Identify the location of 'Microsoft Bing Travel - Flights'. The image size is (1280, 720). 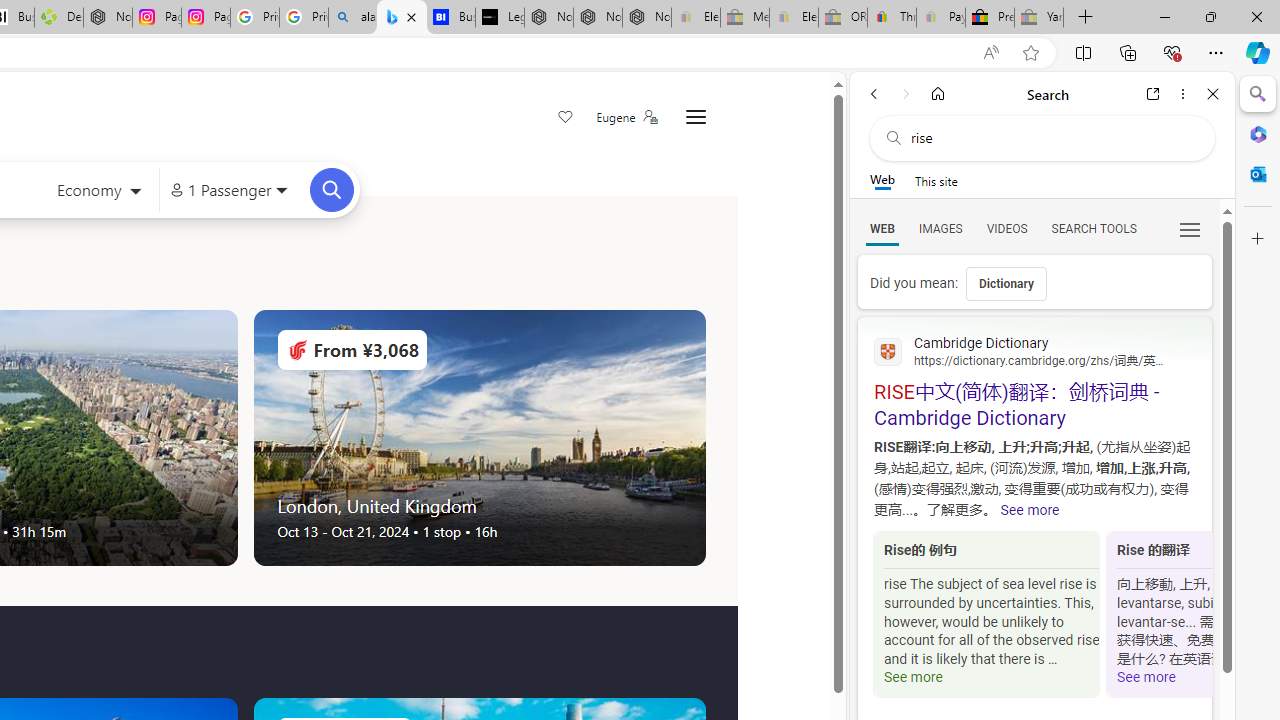
(400, 17).